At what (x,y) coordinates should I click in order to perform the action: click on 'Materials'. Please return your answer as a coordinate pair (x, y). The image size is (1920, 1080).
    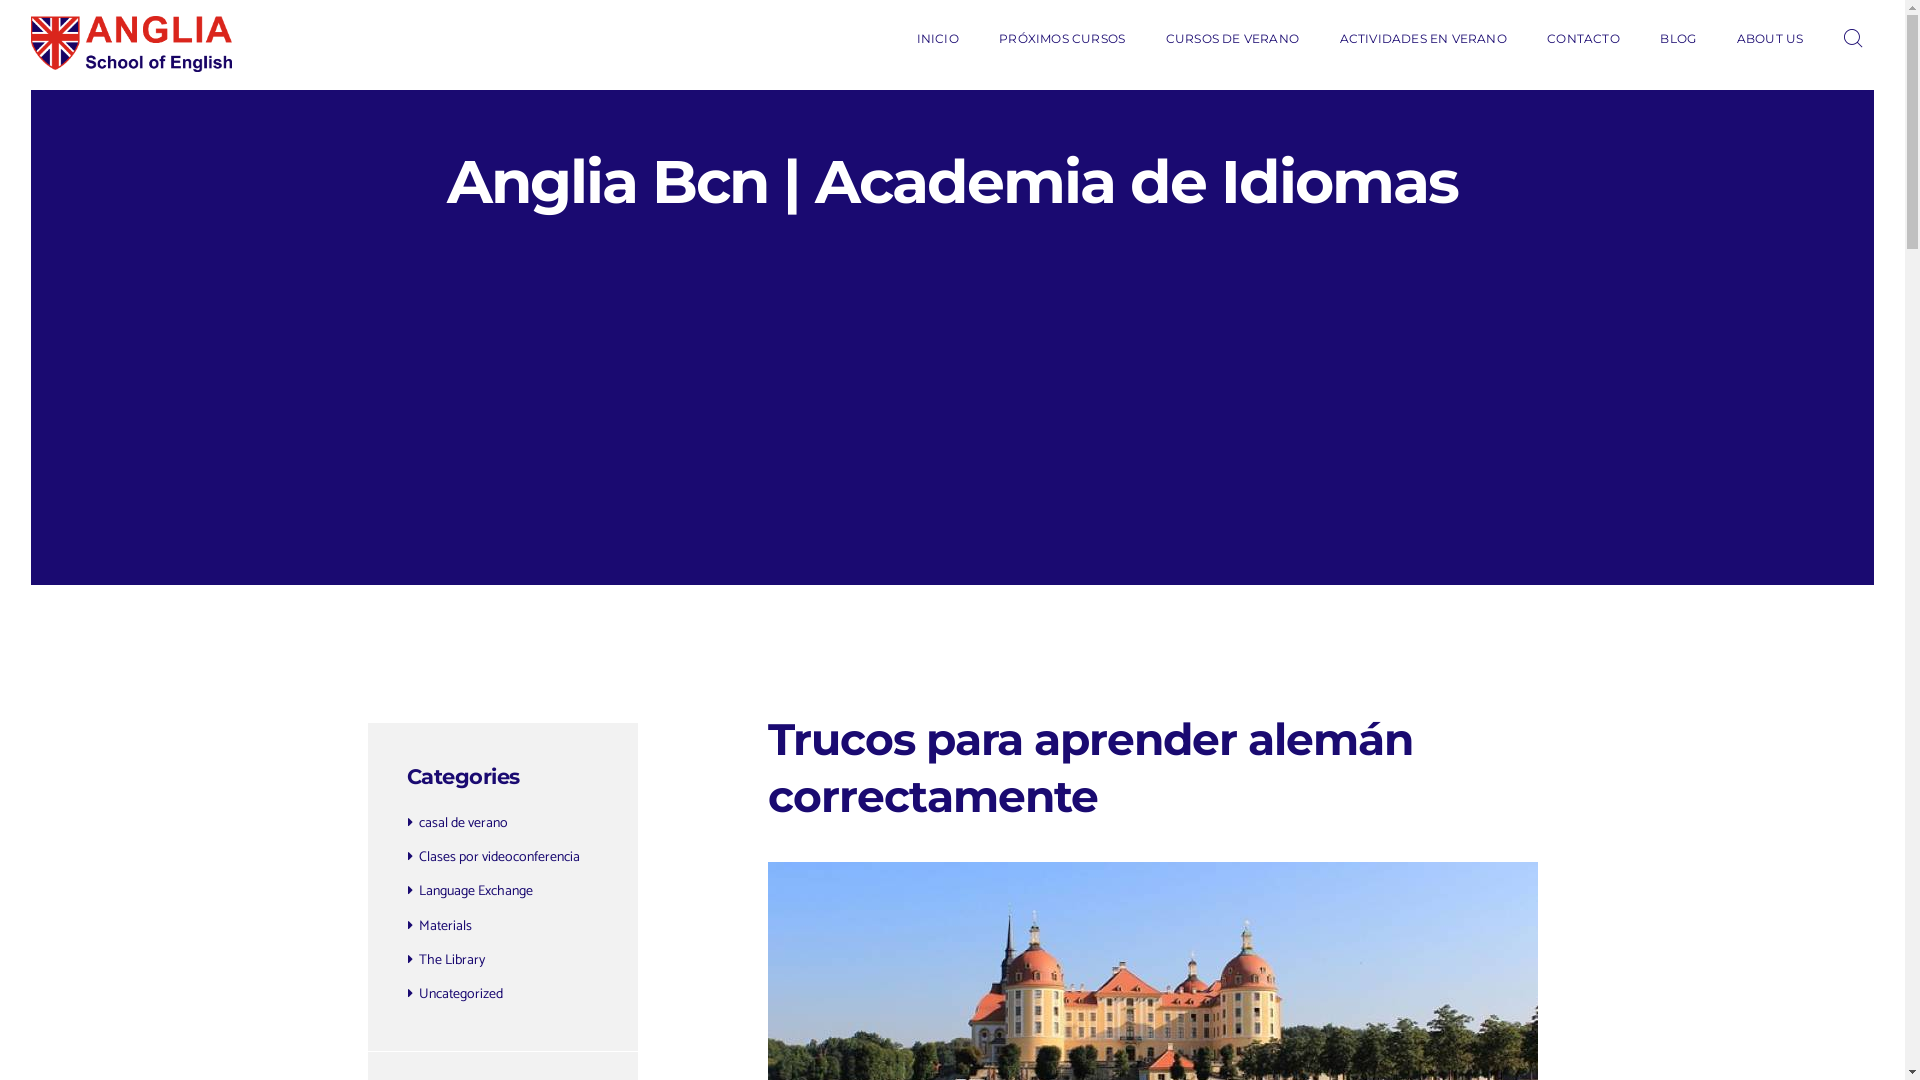
    Looking at the image, I should click on (417, 926).